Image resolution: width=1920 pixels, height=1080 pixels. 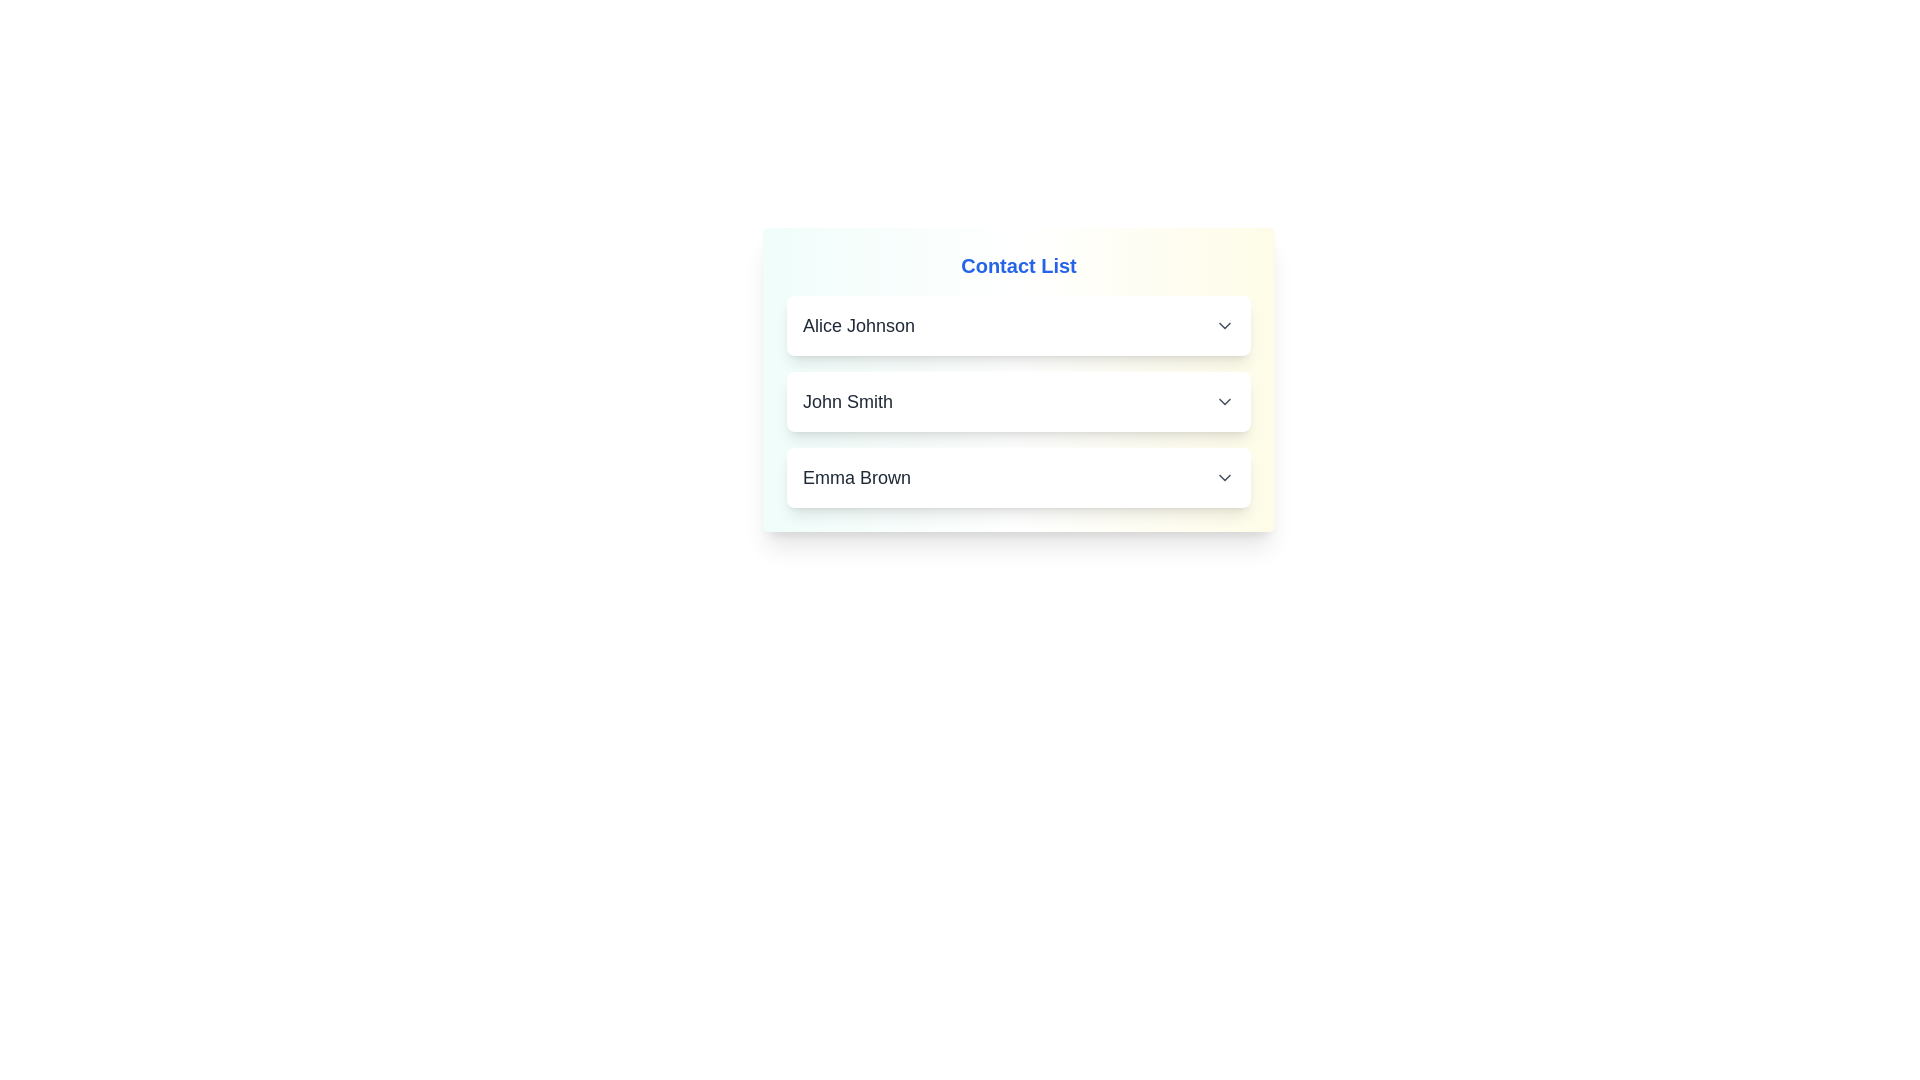 I want to click on the contact name John Smith to reveal its details, so click(x=1018, y=401).